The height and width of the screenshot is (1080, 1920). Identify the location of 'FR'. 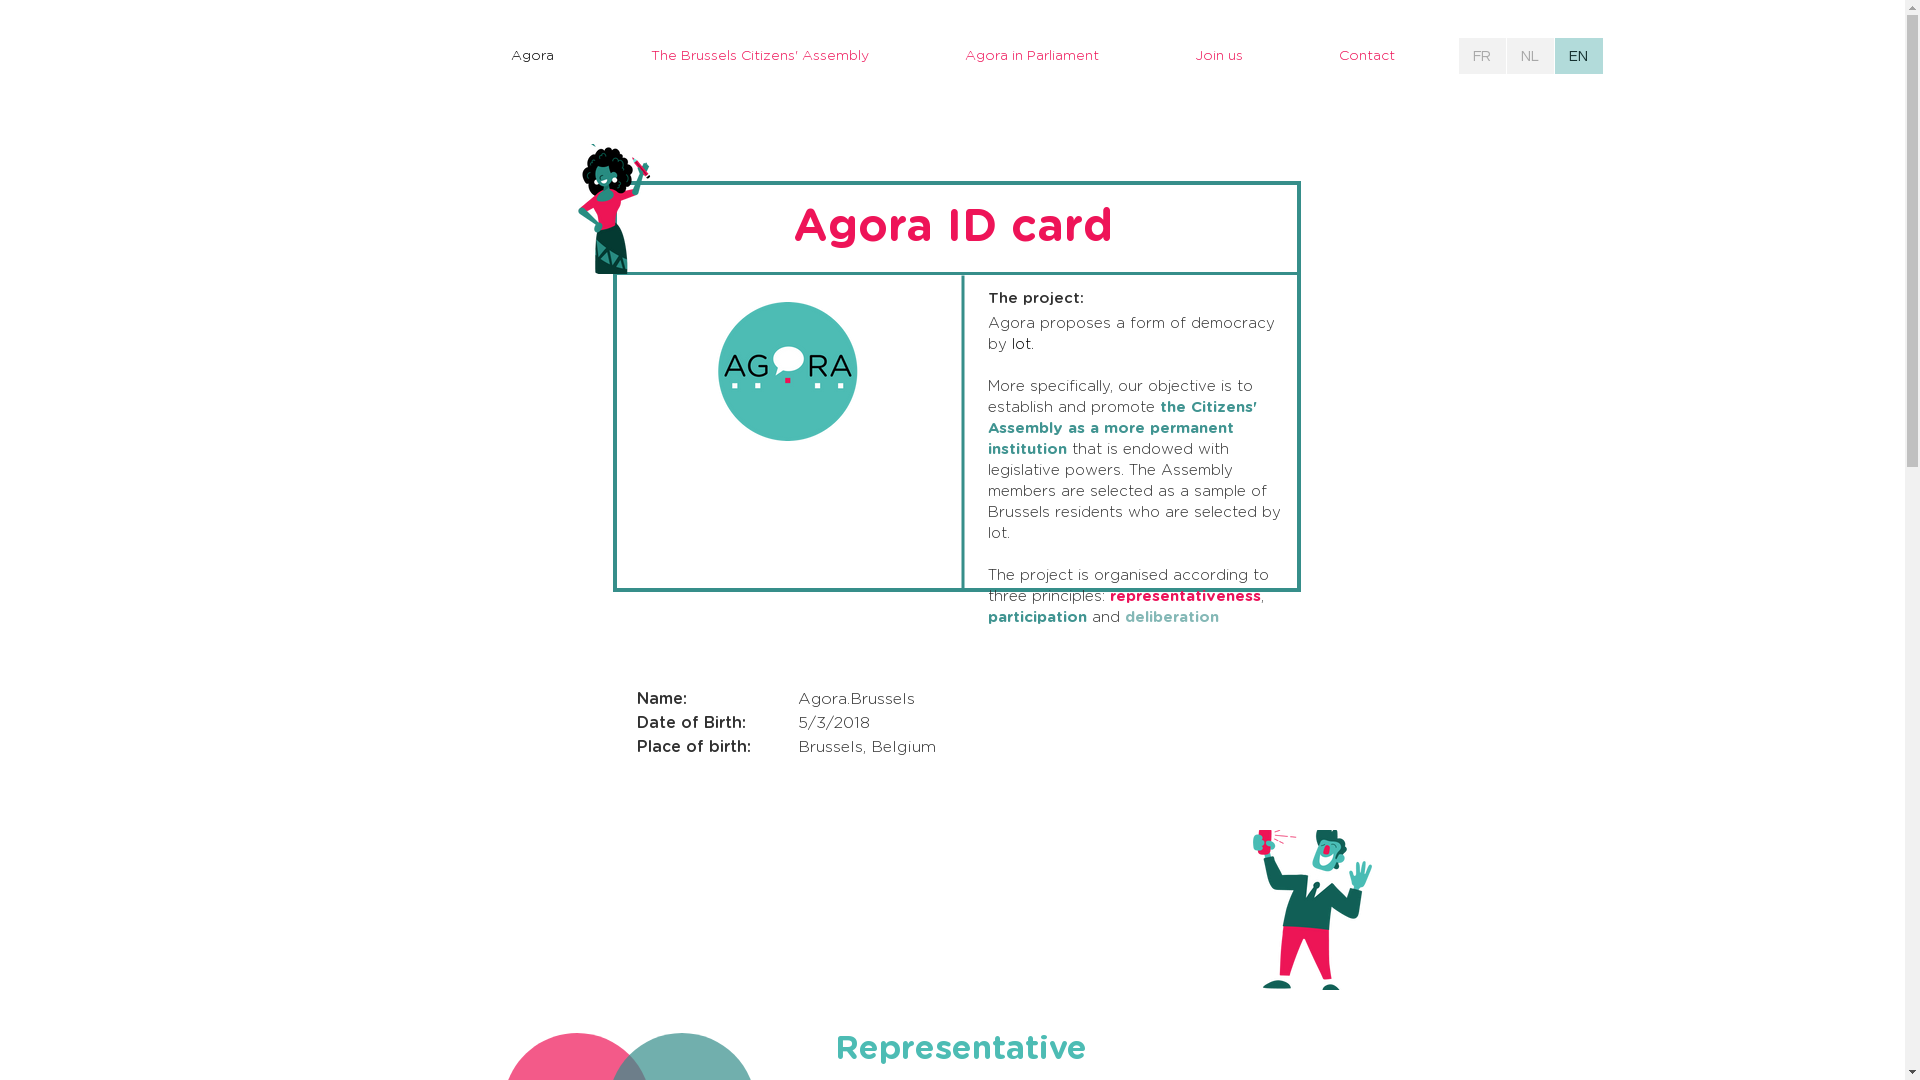
(1481, 55).